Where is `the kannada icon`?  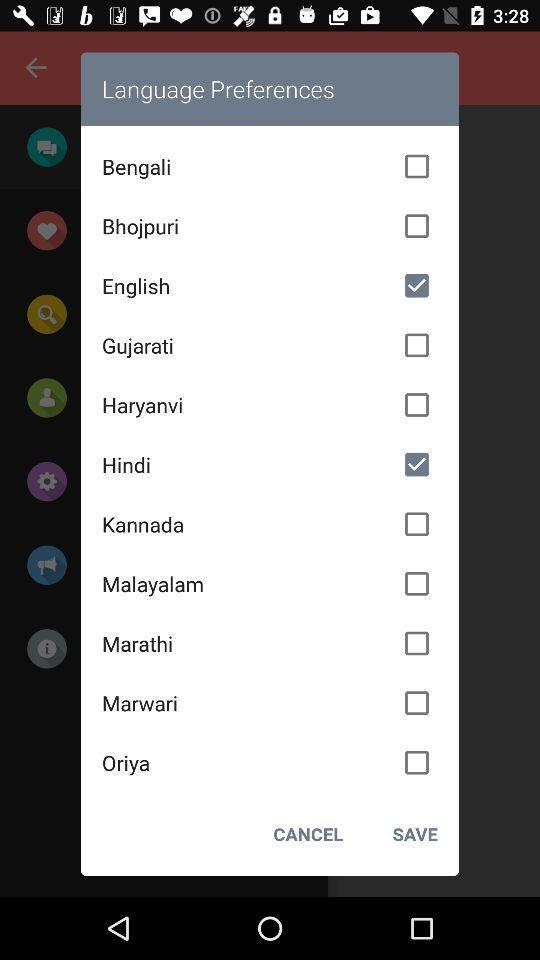 the kannada icon is located at coordinates (270, 523).